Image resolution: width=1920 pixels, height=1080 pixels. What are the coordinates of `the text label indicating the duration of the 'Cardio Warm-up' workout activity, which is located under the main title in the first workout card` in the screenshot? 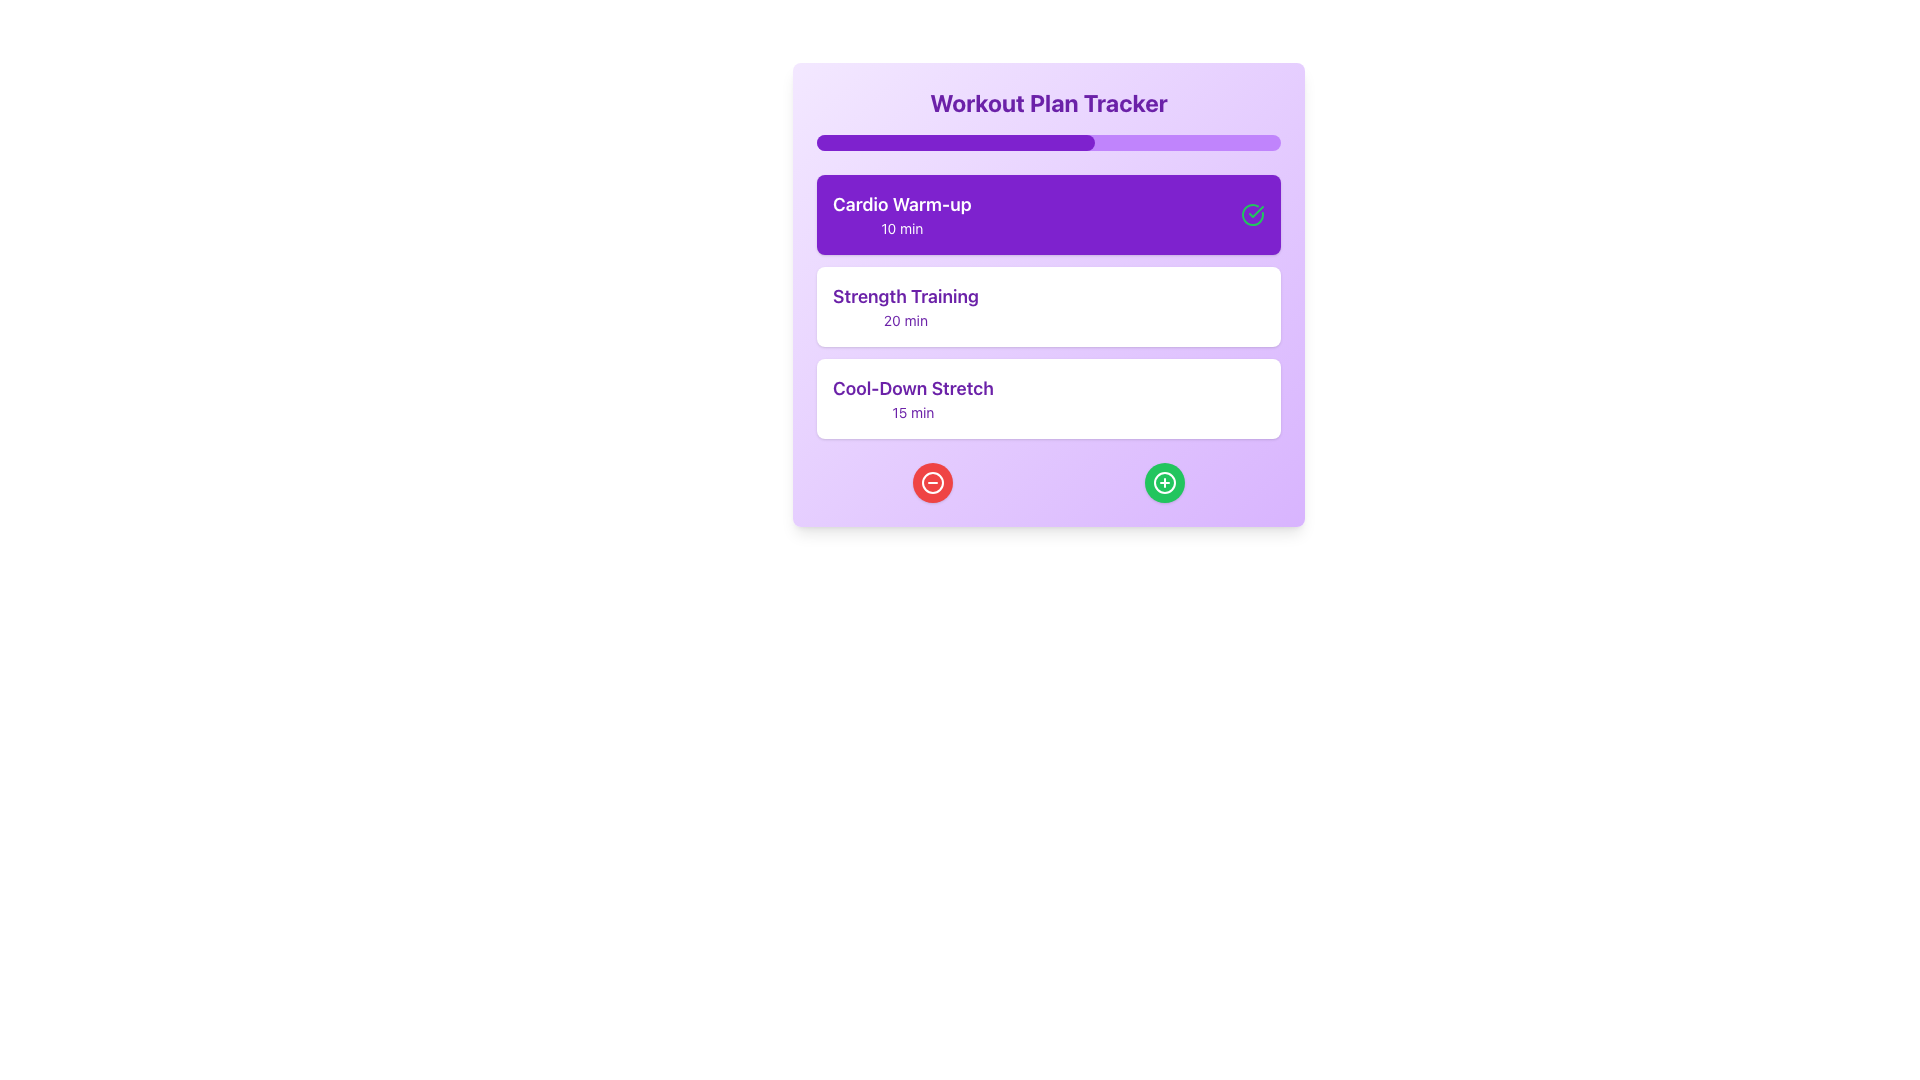 It's located at (901, 227).